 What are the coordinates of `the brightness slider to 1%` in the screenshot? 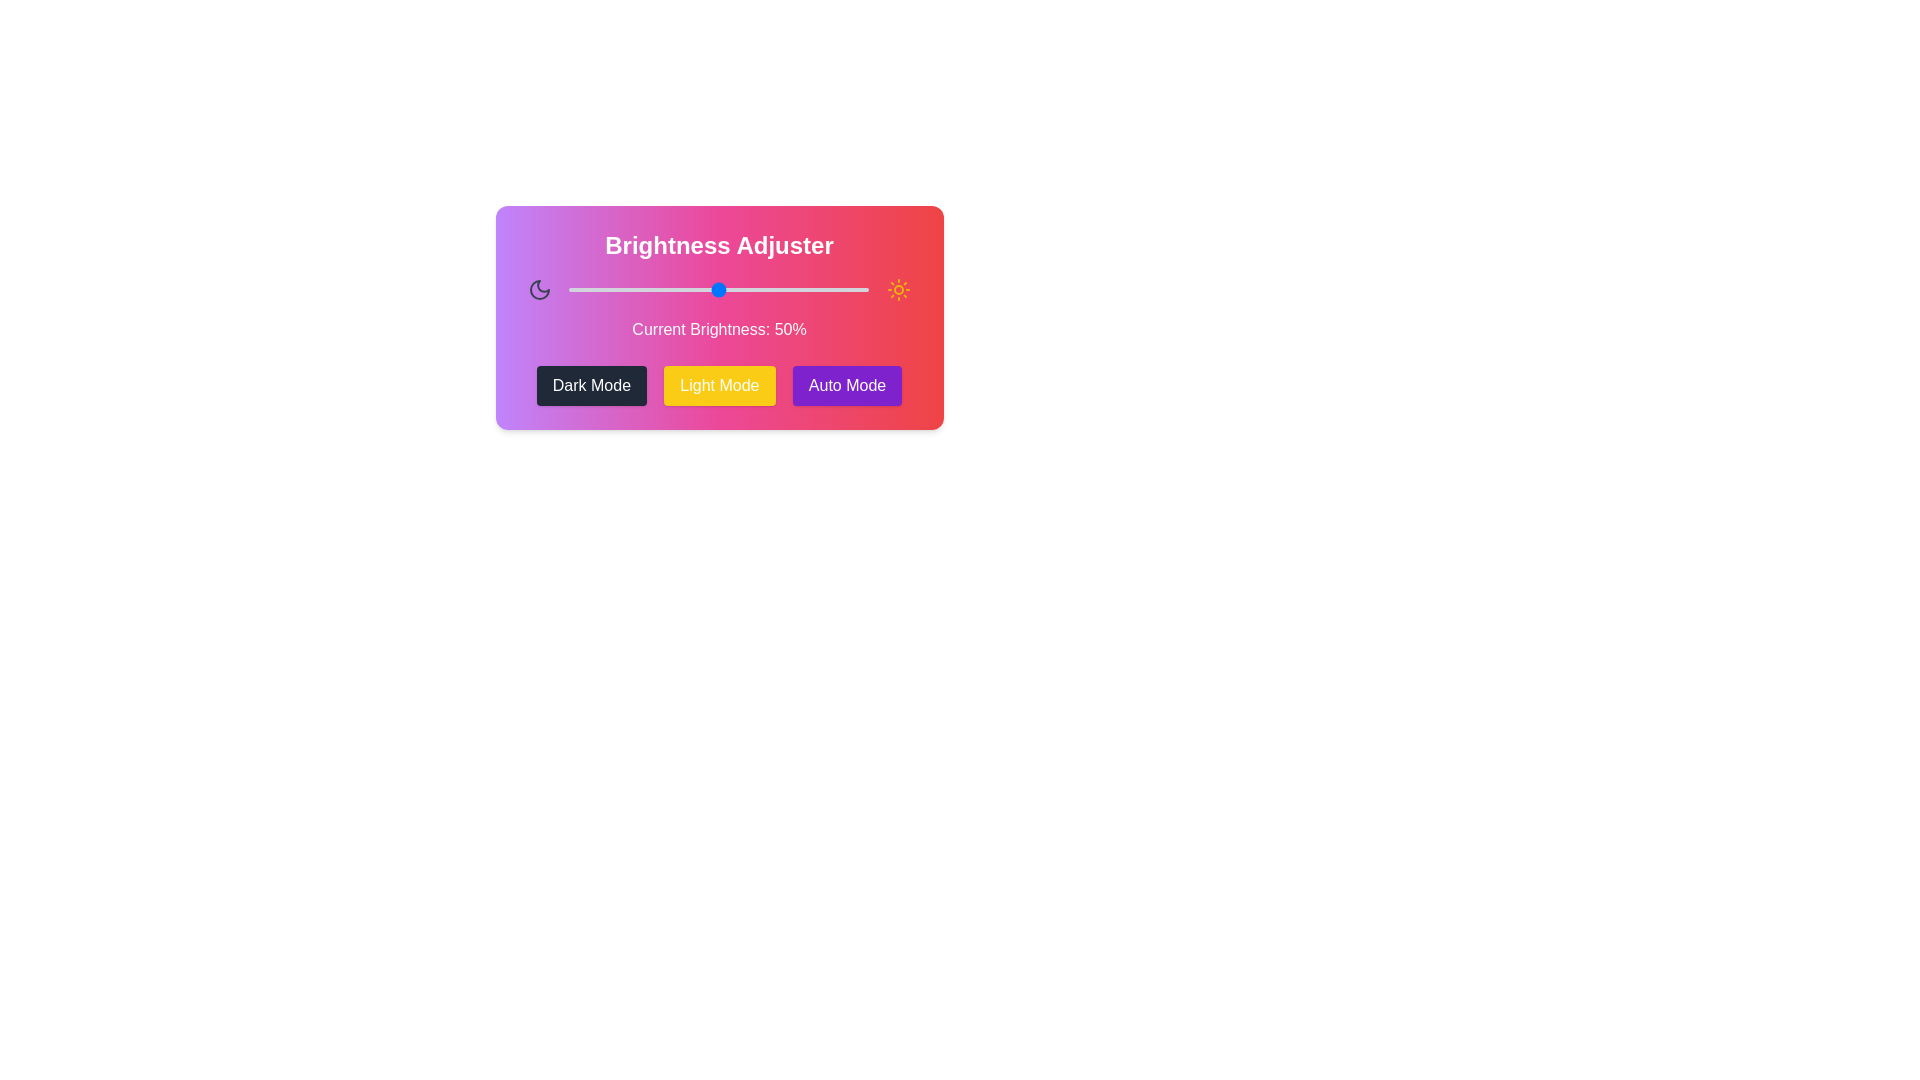 It's located at (570, 289).